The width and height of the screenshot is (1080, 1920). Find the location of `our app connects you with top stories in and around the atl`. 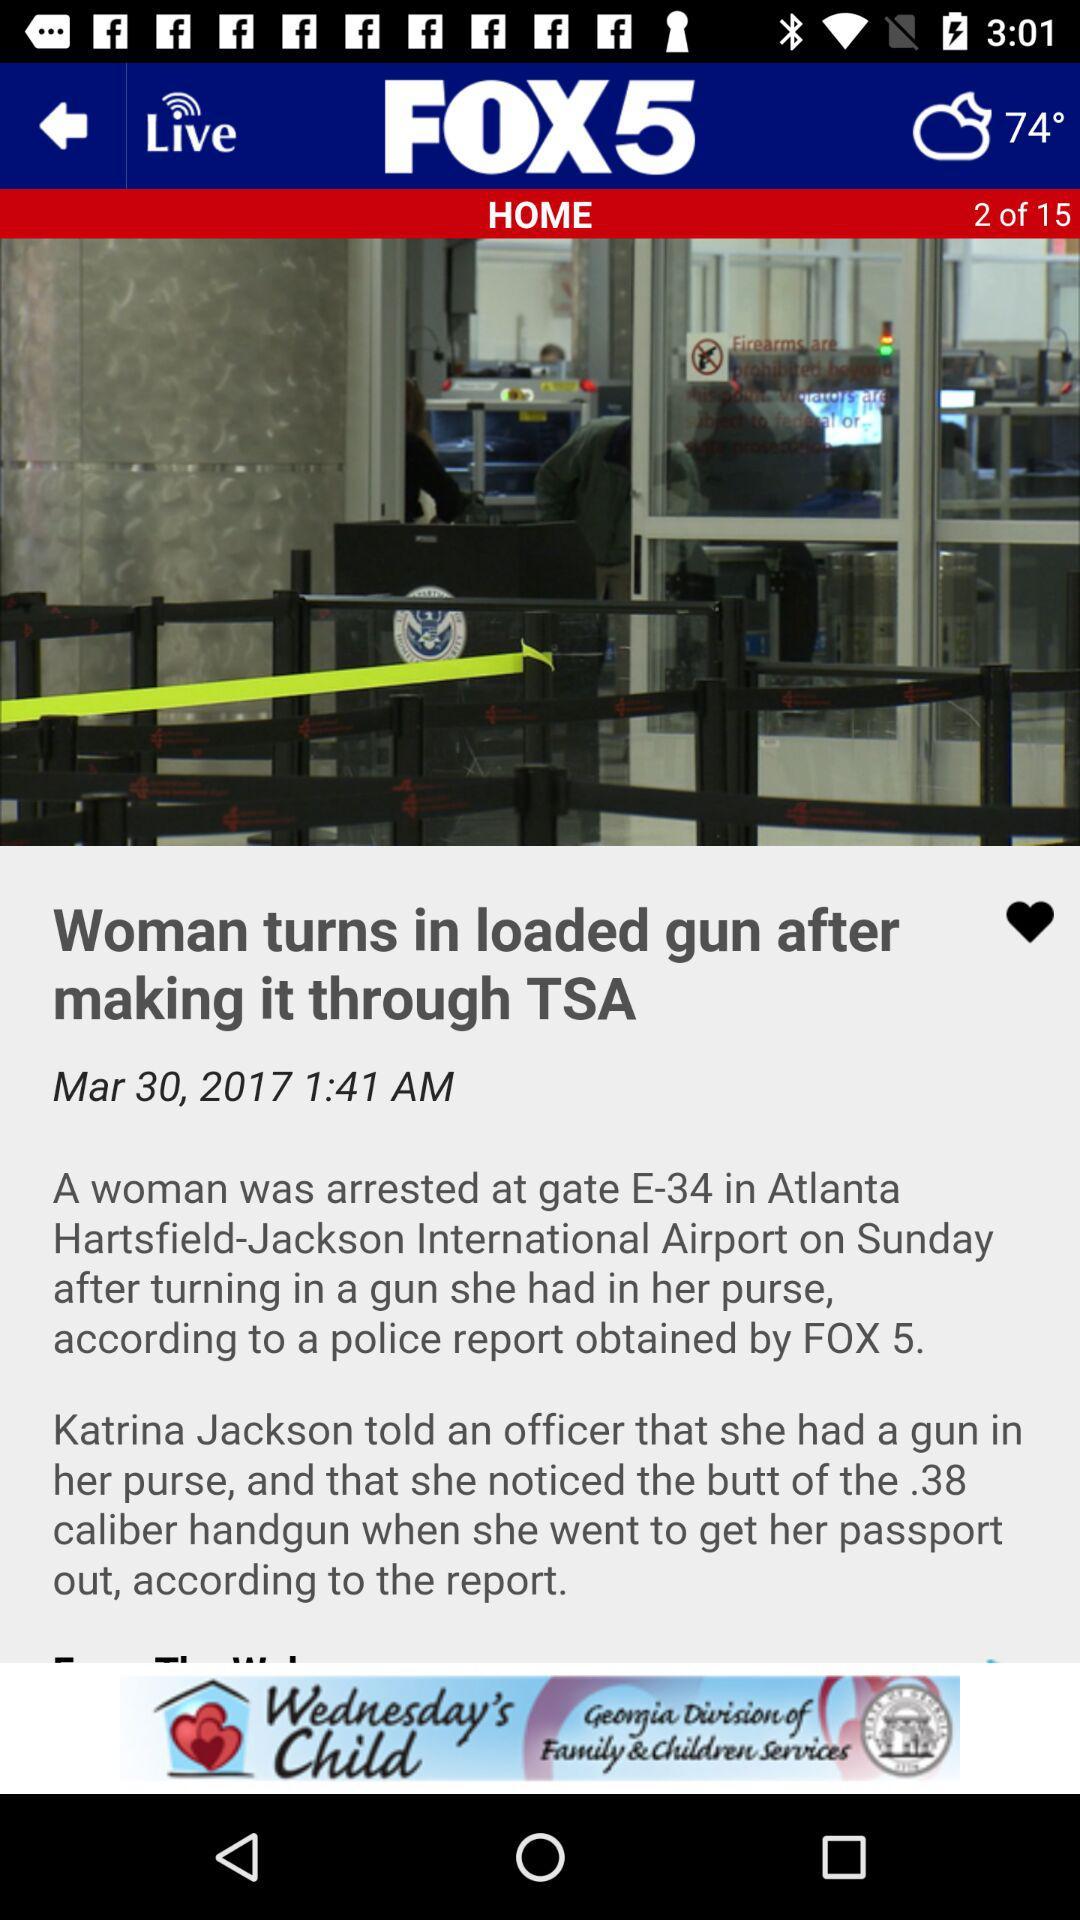

our app connects you with top stories in and around the atl is located at coordinates (540, 1253).